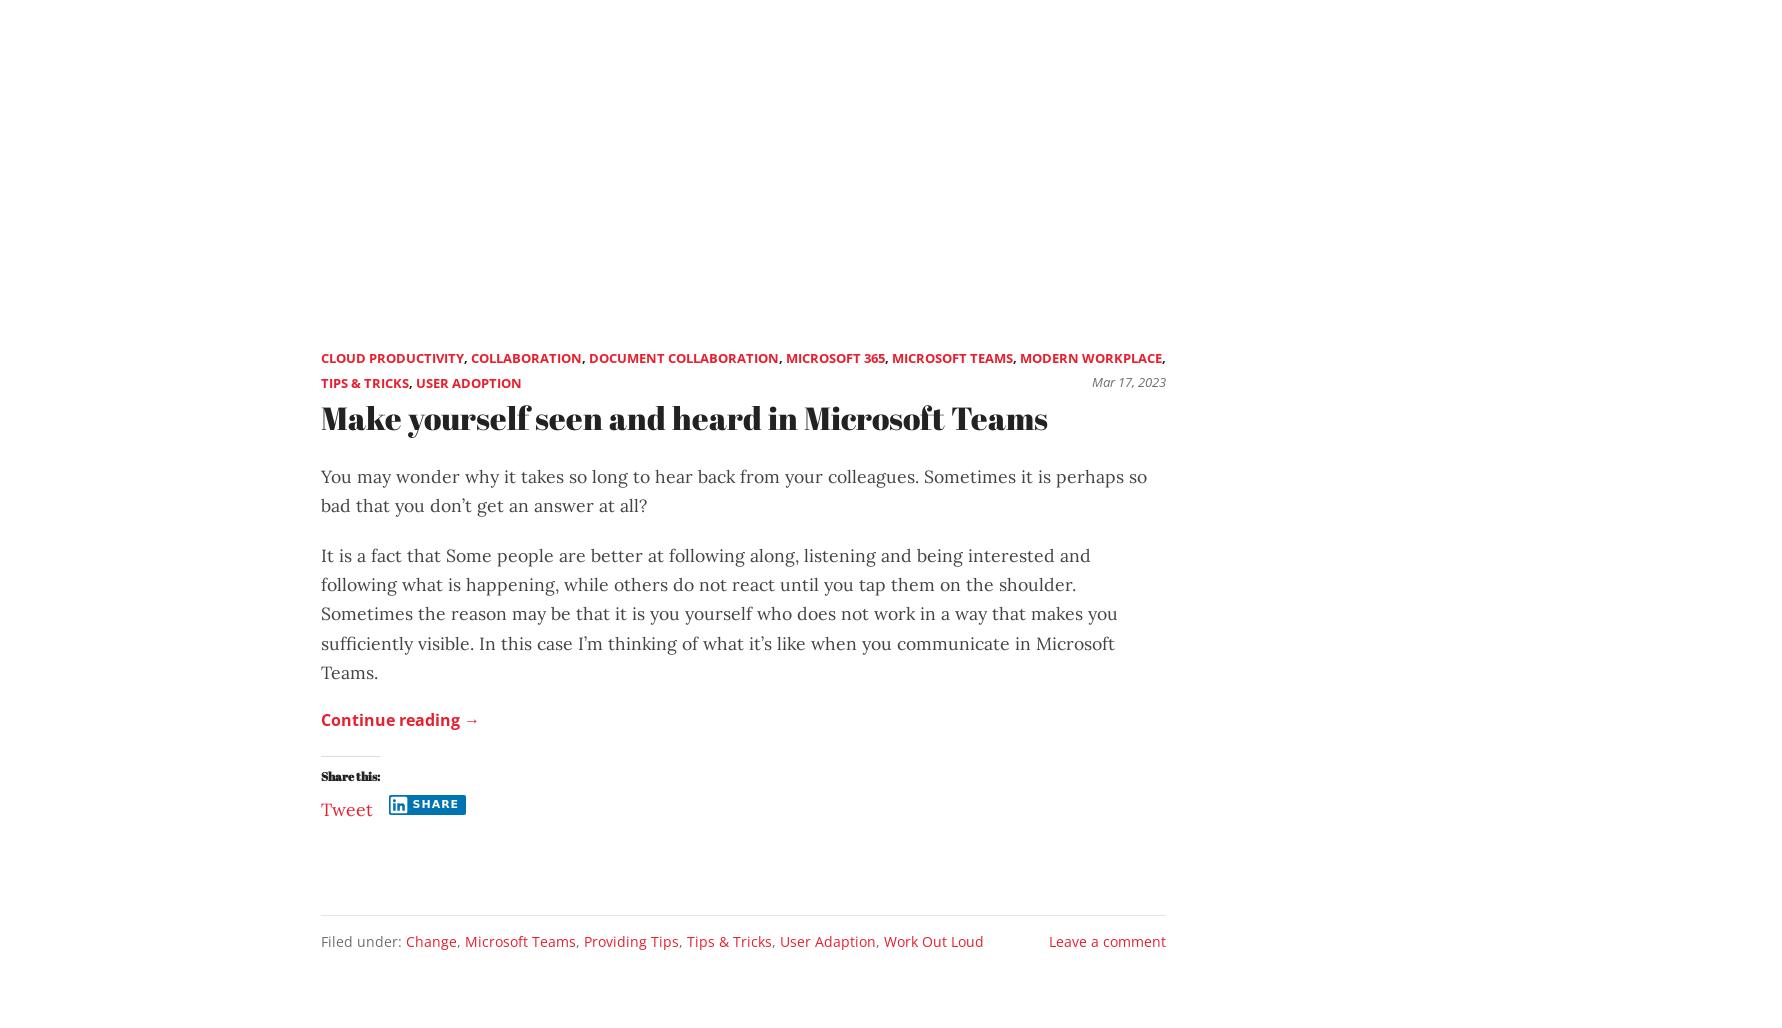 This screenshot has width=1782, height=1028. What do you see at coordinates (683, 417) in the screenshot?
I see `'Make yourself seen and heard in Microsoft Teams'` at bounding box center [683, 417].